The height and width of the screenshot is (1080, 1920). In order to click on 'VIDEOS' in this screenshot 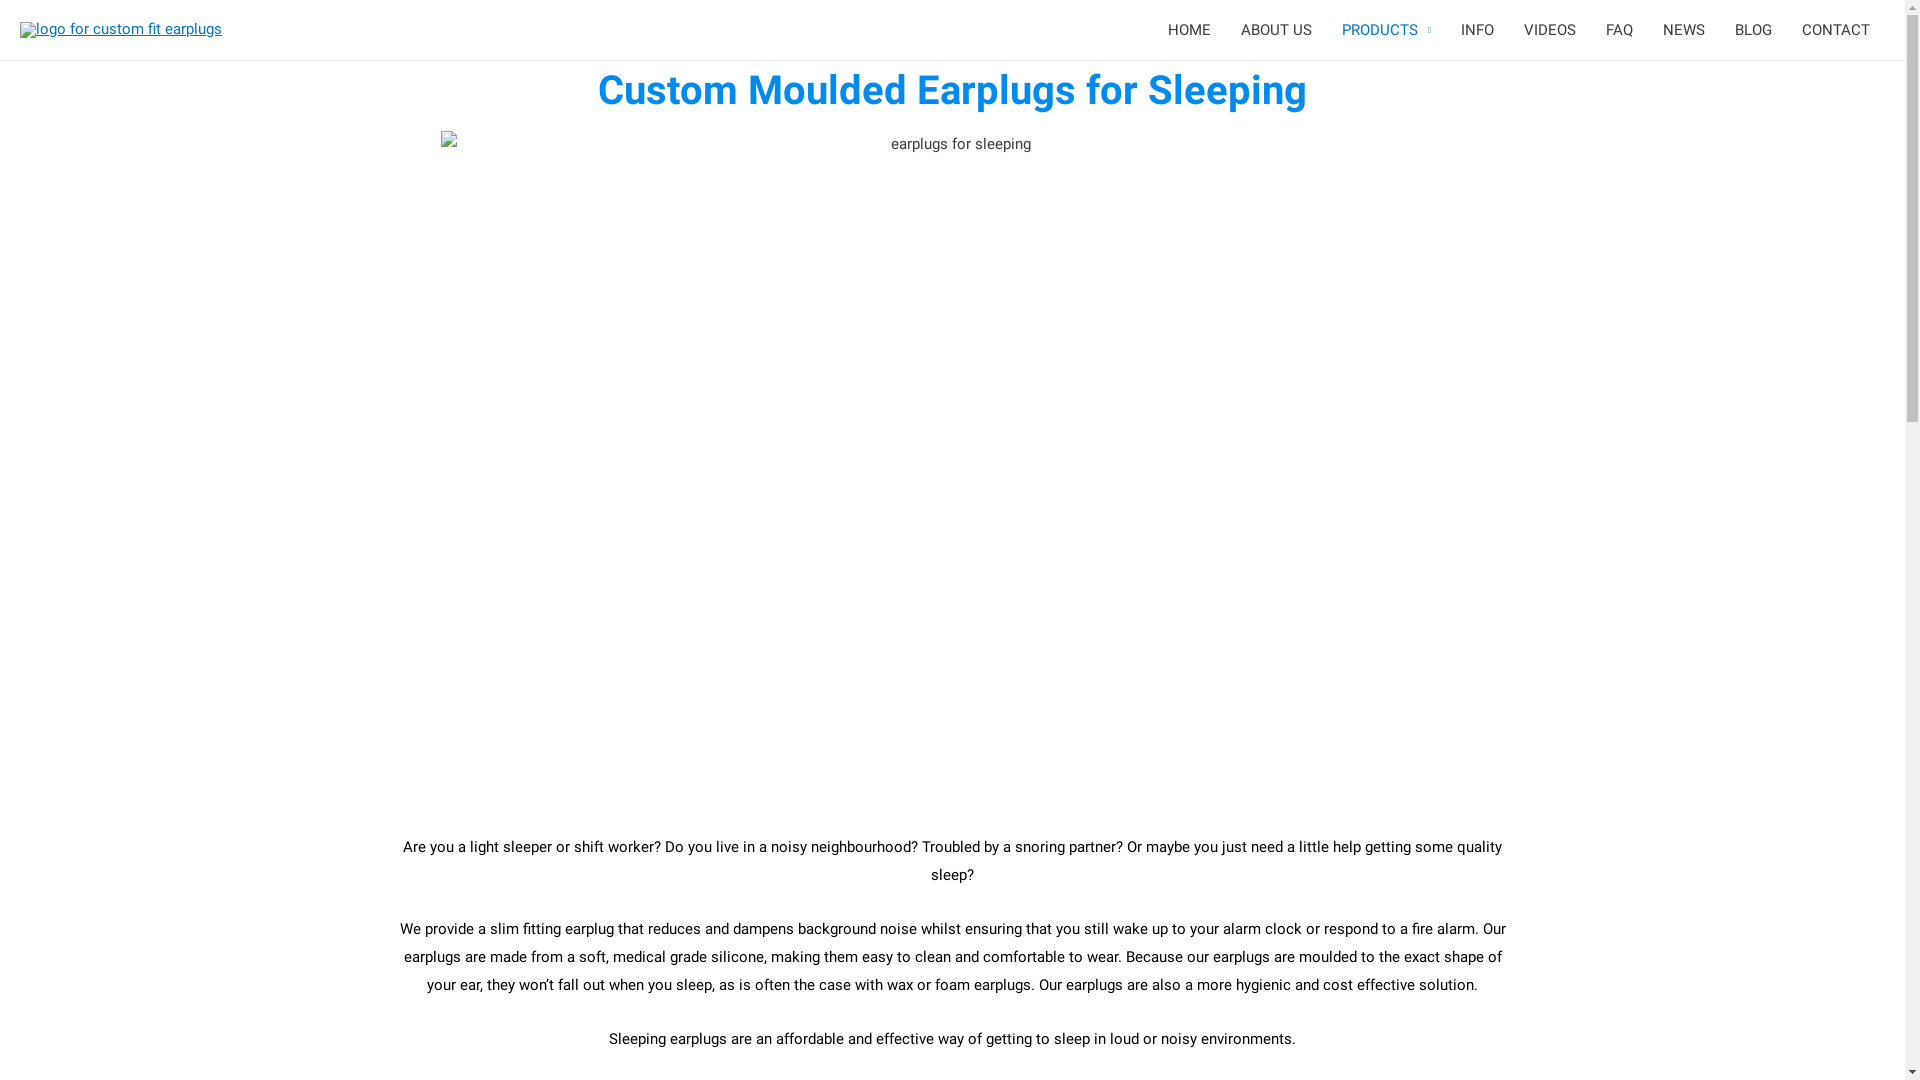, I will do `click(1549, 30)`.